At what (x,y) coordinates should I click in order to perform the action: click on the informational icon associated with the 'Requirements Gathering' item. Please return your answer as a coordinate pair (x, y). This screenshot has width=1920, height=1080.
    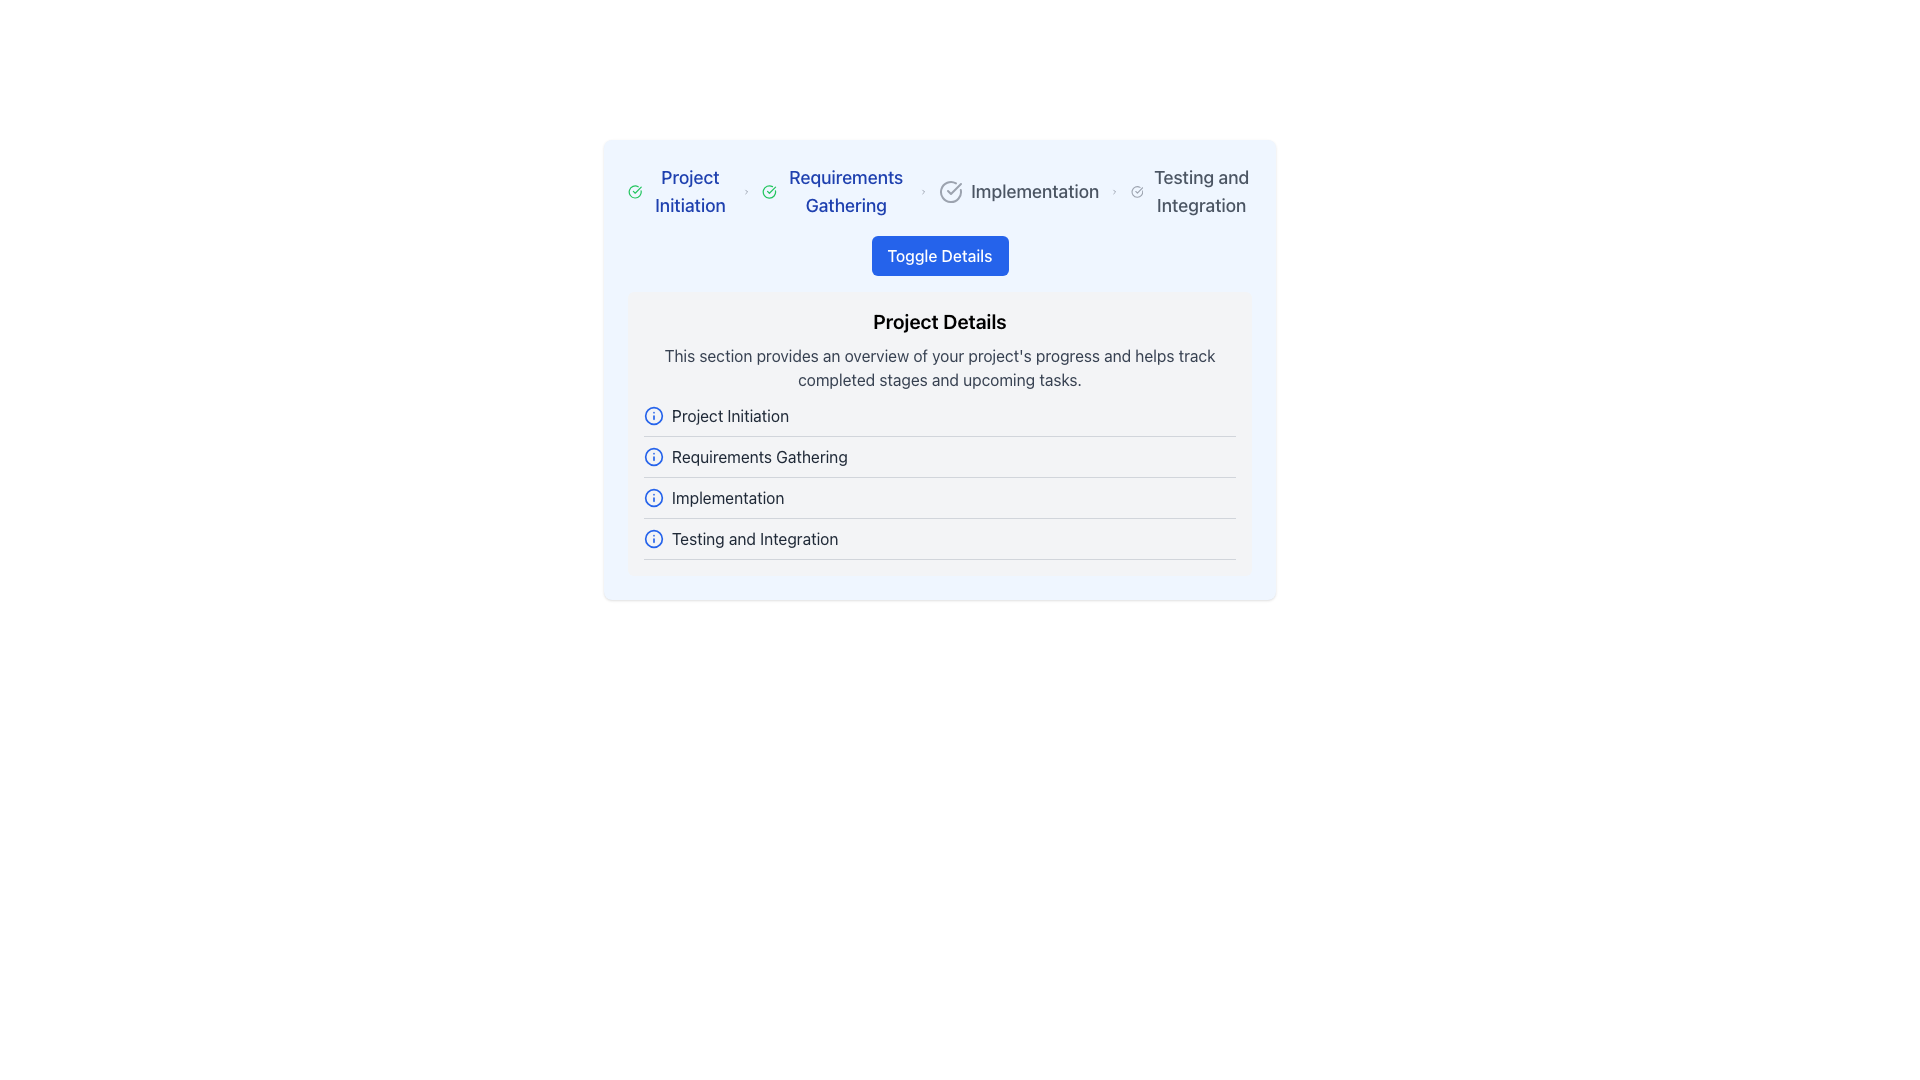
    Looking at the image, I should click on (653, 456).